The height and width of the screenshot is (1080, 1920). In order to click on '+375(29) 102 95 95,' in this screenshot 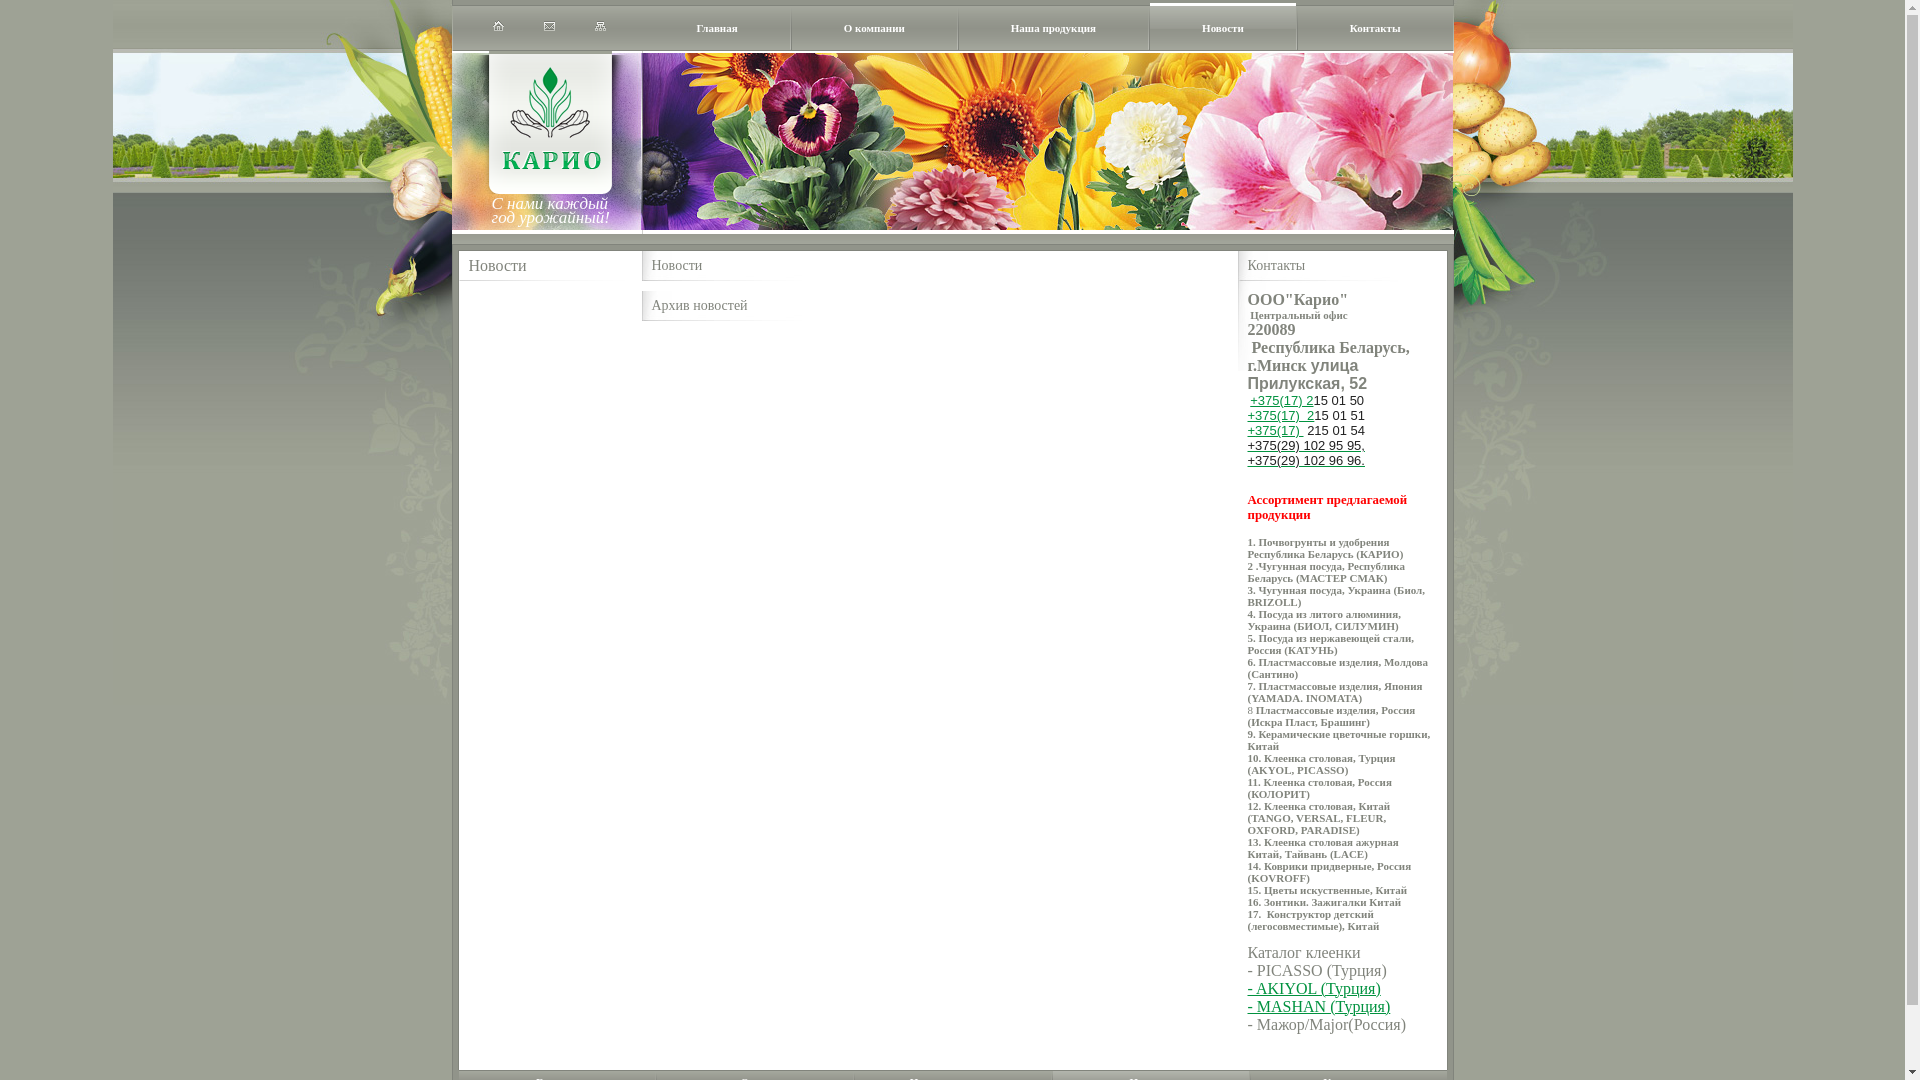, I will do `click(1306, 445)`.